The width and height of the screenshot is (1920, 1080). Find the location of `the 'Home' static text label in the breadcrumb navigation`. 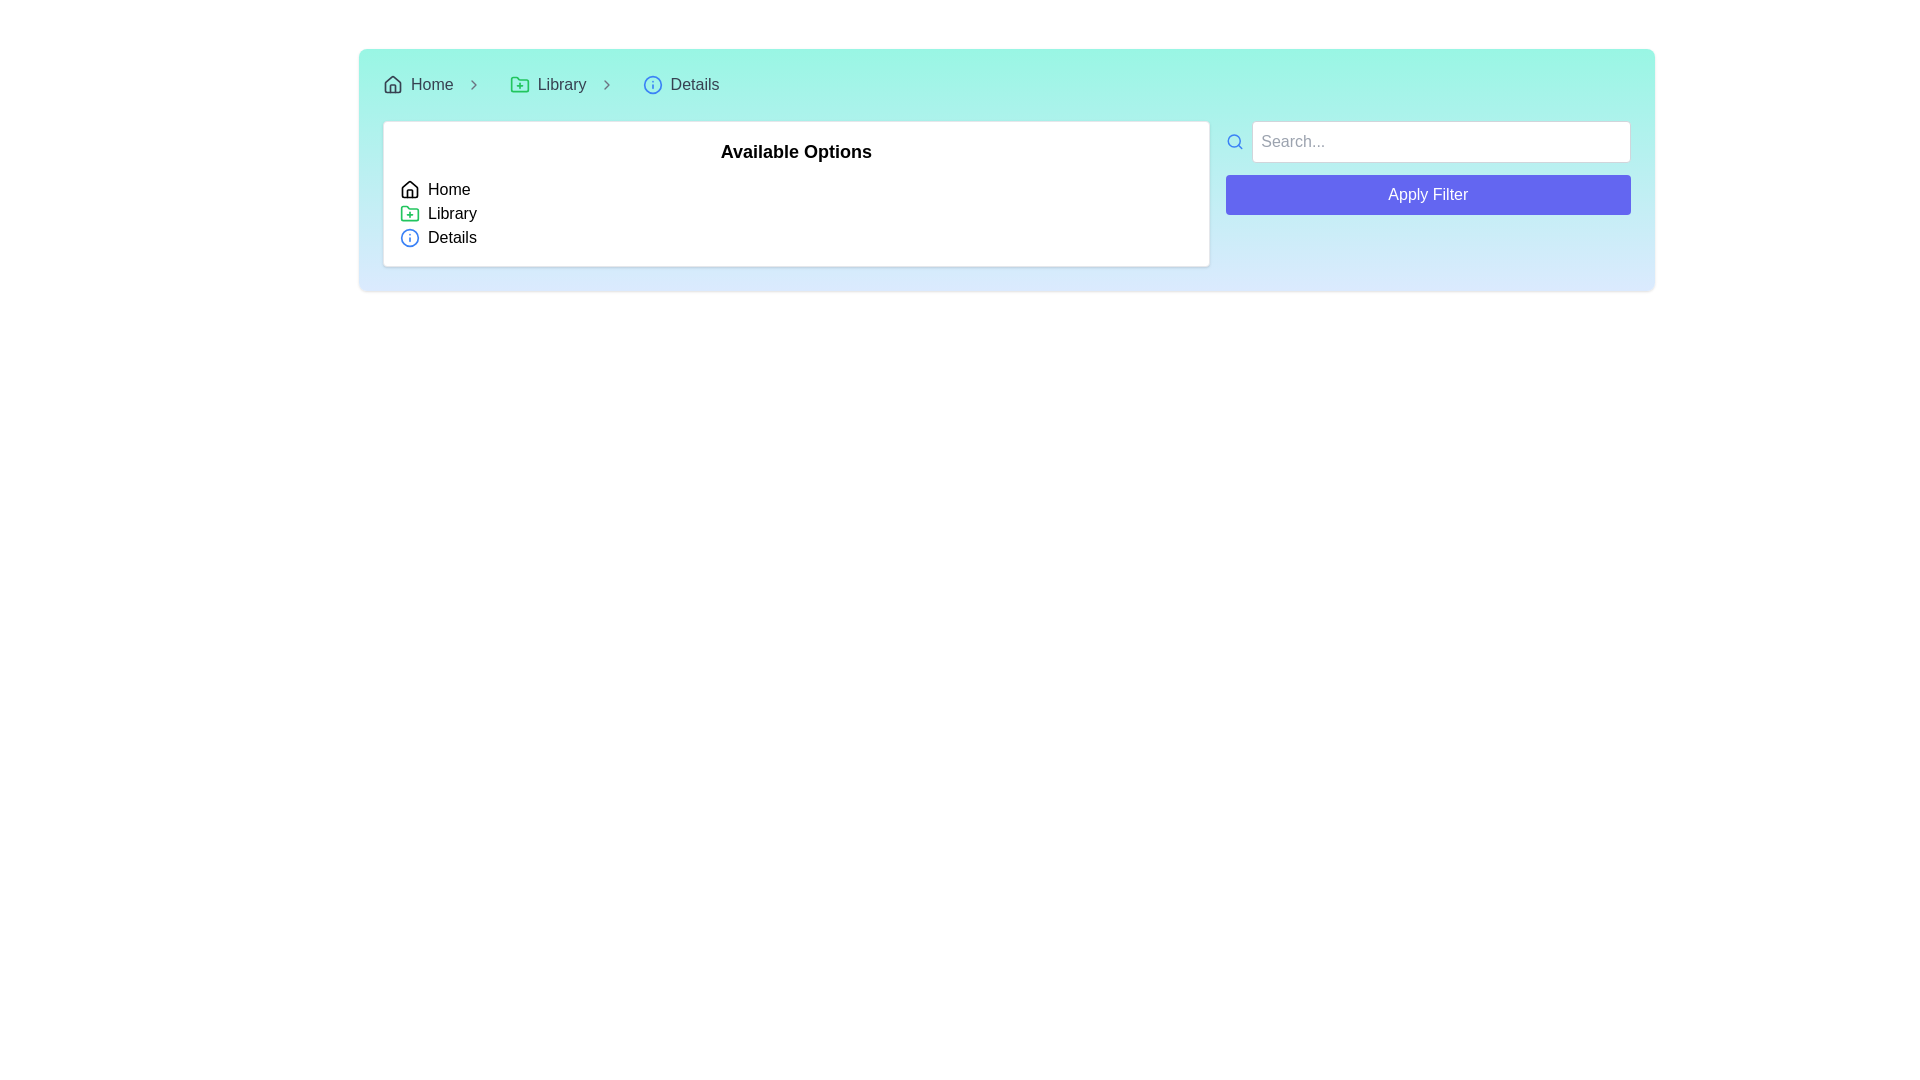

the 'Home' static text label in the breadcrumb navigation is located at coordinates (448, 189).